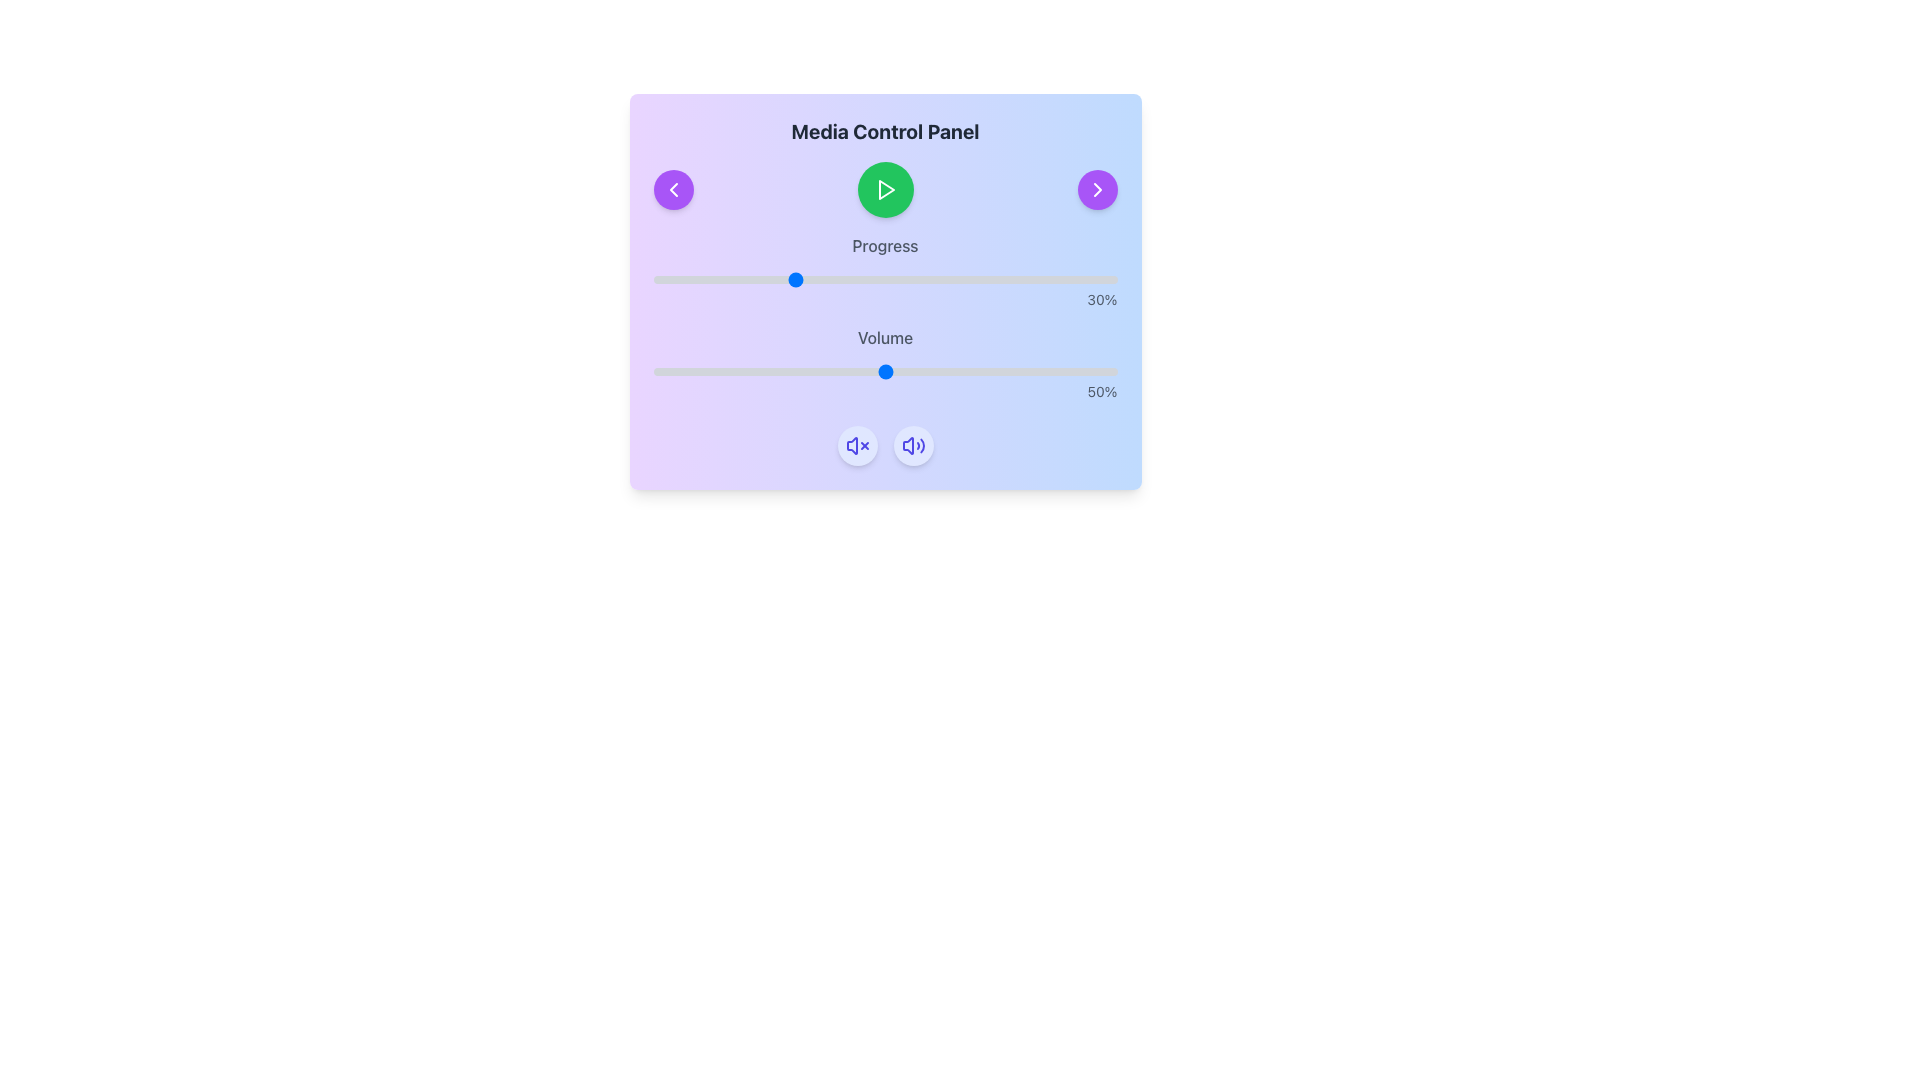 This screenshot has width=1920, height=1080. I want to click on the mute control vector graphic element in the media control panel, located on the left side of the SVG group at the bottom center region, so click(851, 445).